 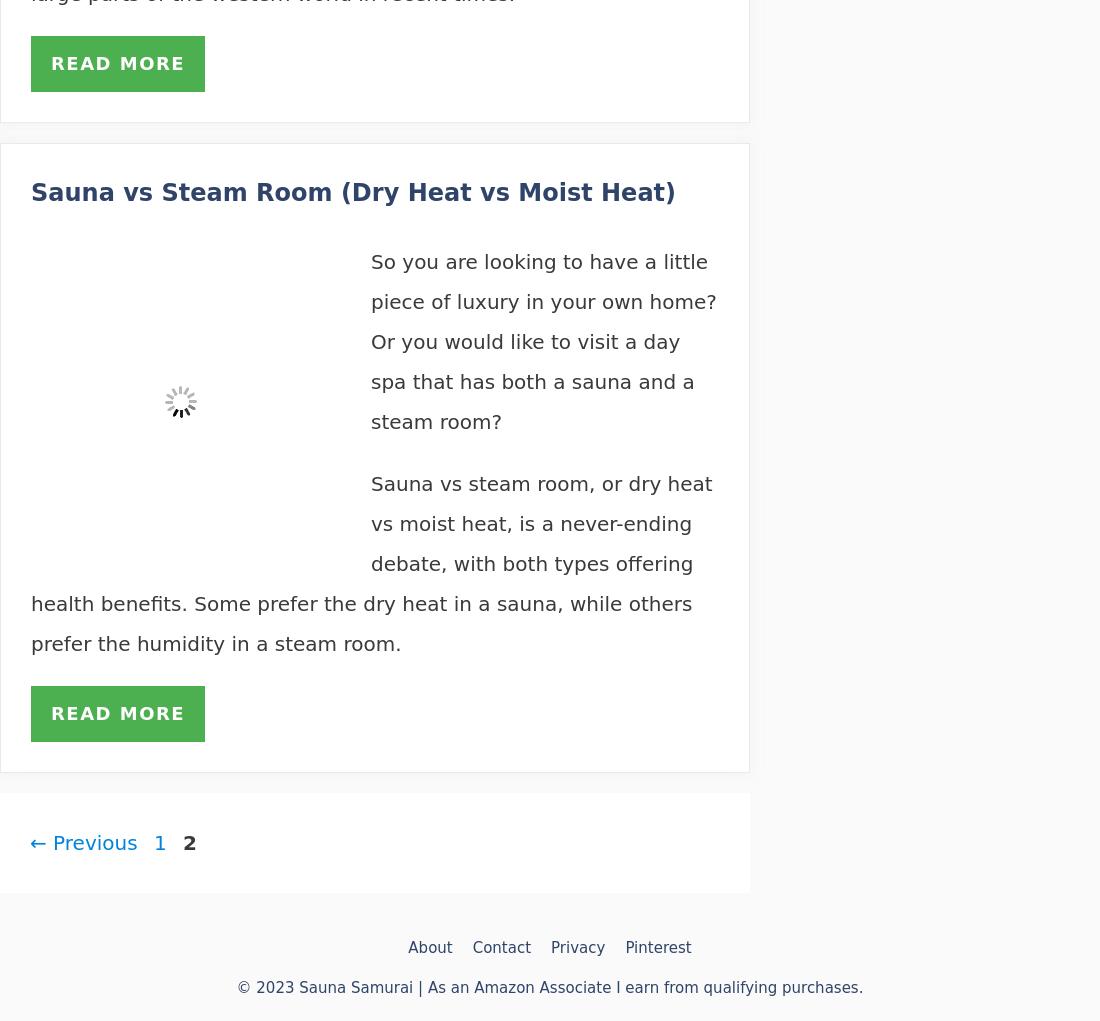 I want to click on 'So you are looking to have a little piece of luxury in your own home? Or you would like to visit a day spa that has both a sauna and a steam room?', so click(x=371, y=341).